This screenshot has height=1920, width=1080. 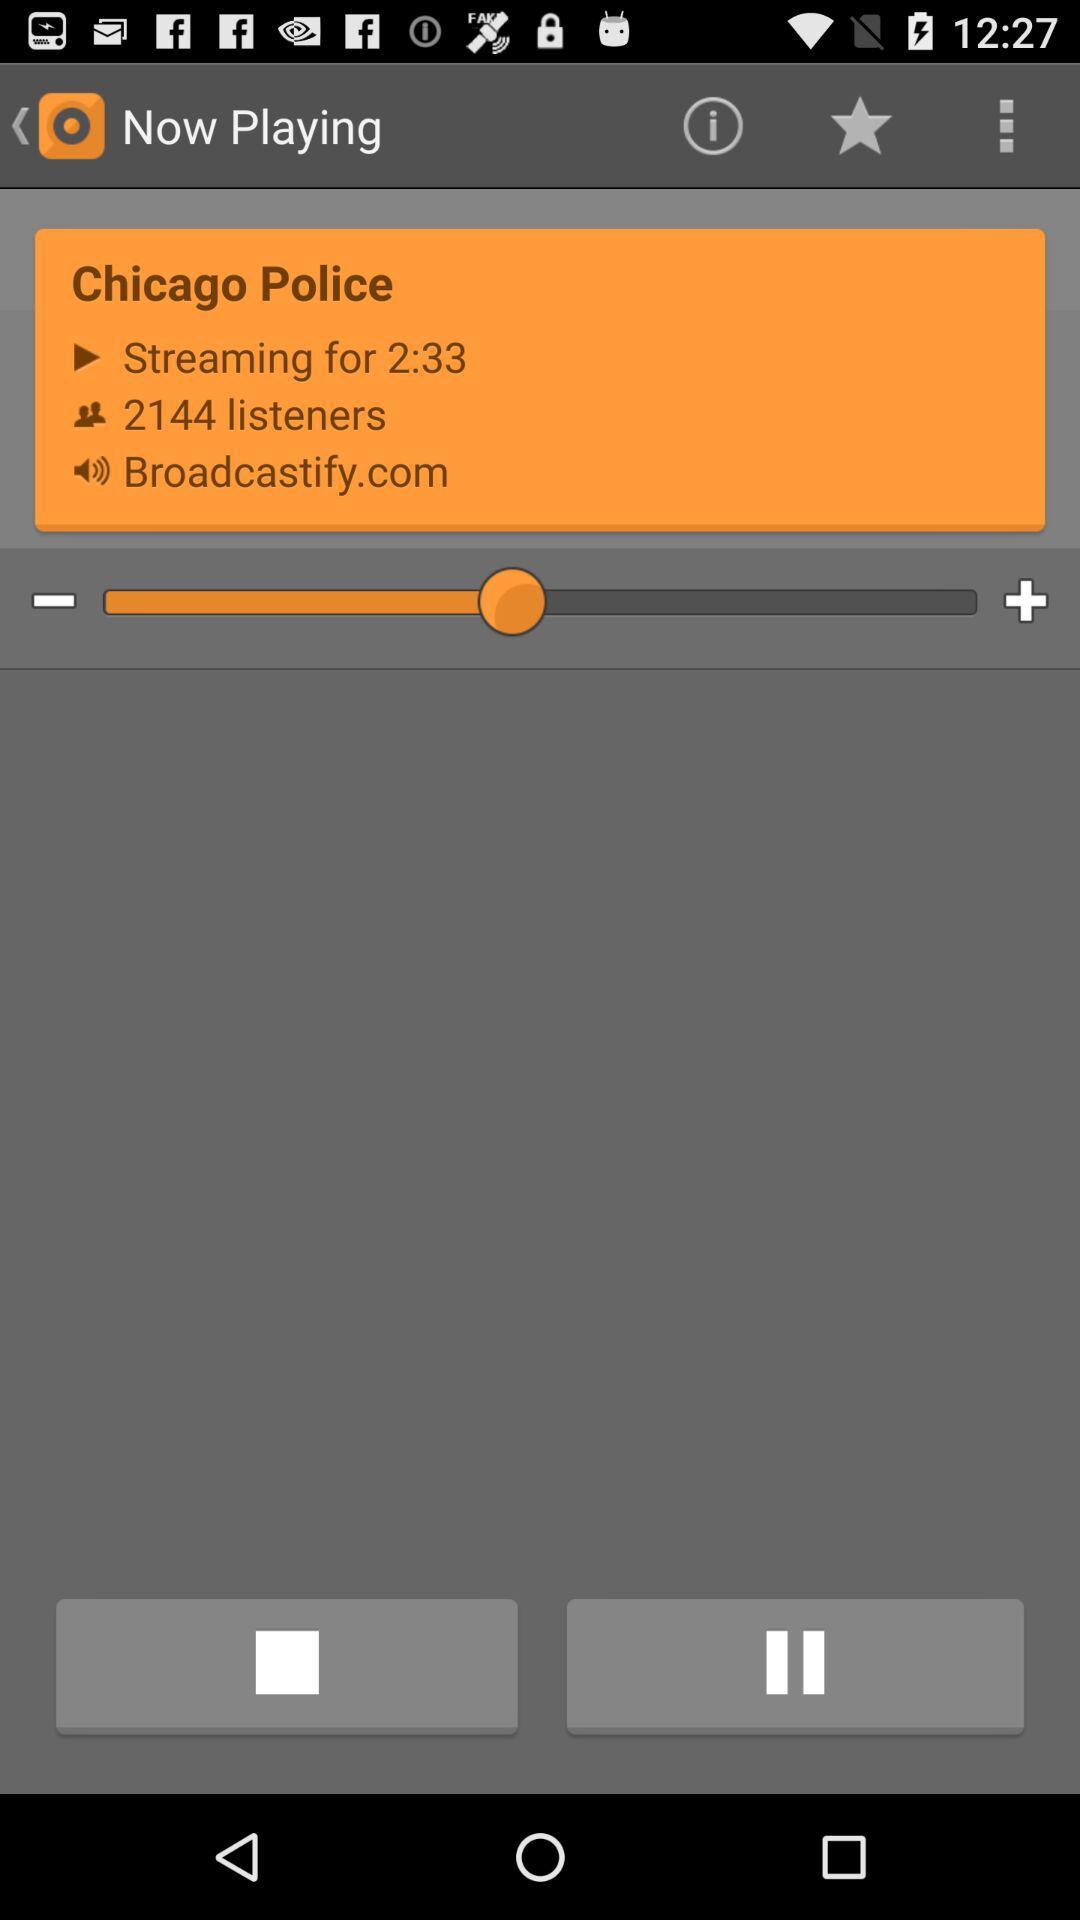 I want to click on the icon at the bottom left corner, so click(x=286, y=1670).